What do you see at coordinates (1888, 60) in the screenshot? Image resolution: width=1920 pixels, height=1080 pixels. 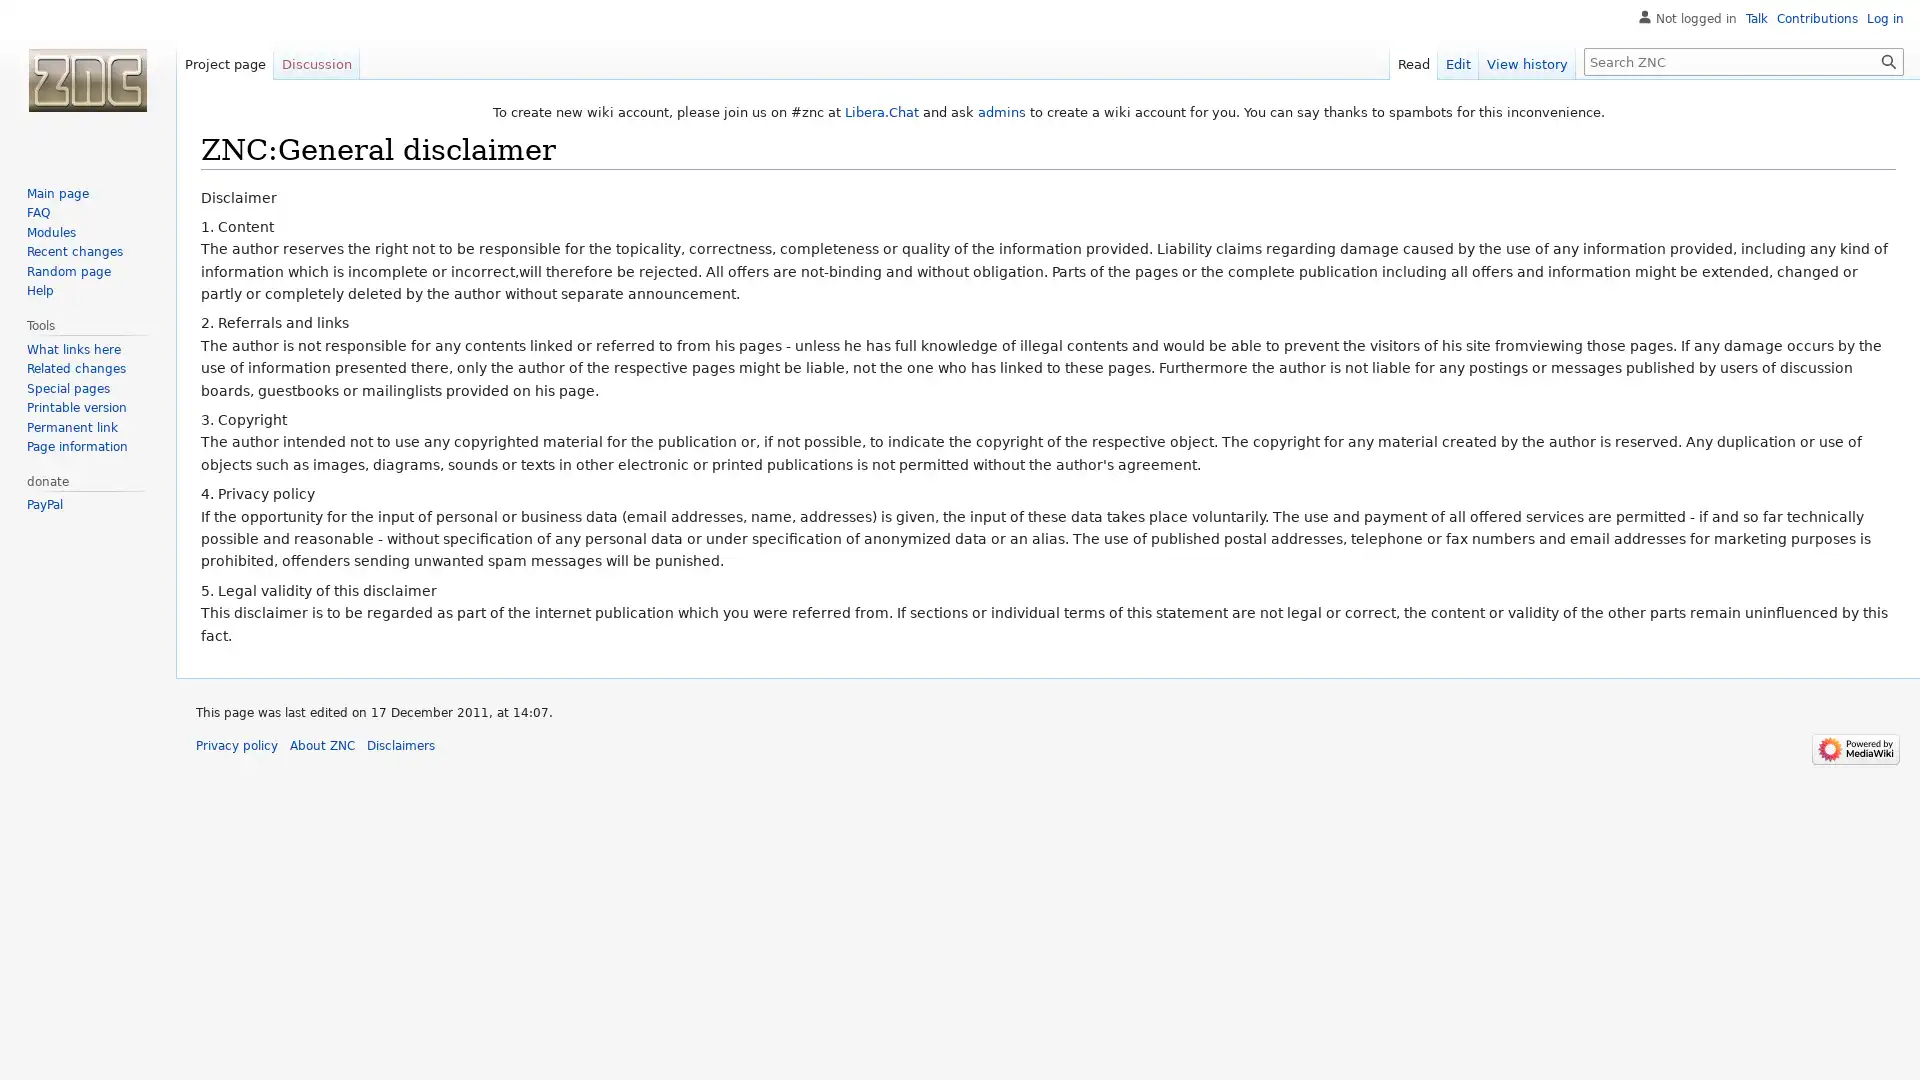 I see `Search` at bounding box center [1888, 60].